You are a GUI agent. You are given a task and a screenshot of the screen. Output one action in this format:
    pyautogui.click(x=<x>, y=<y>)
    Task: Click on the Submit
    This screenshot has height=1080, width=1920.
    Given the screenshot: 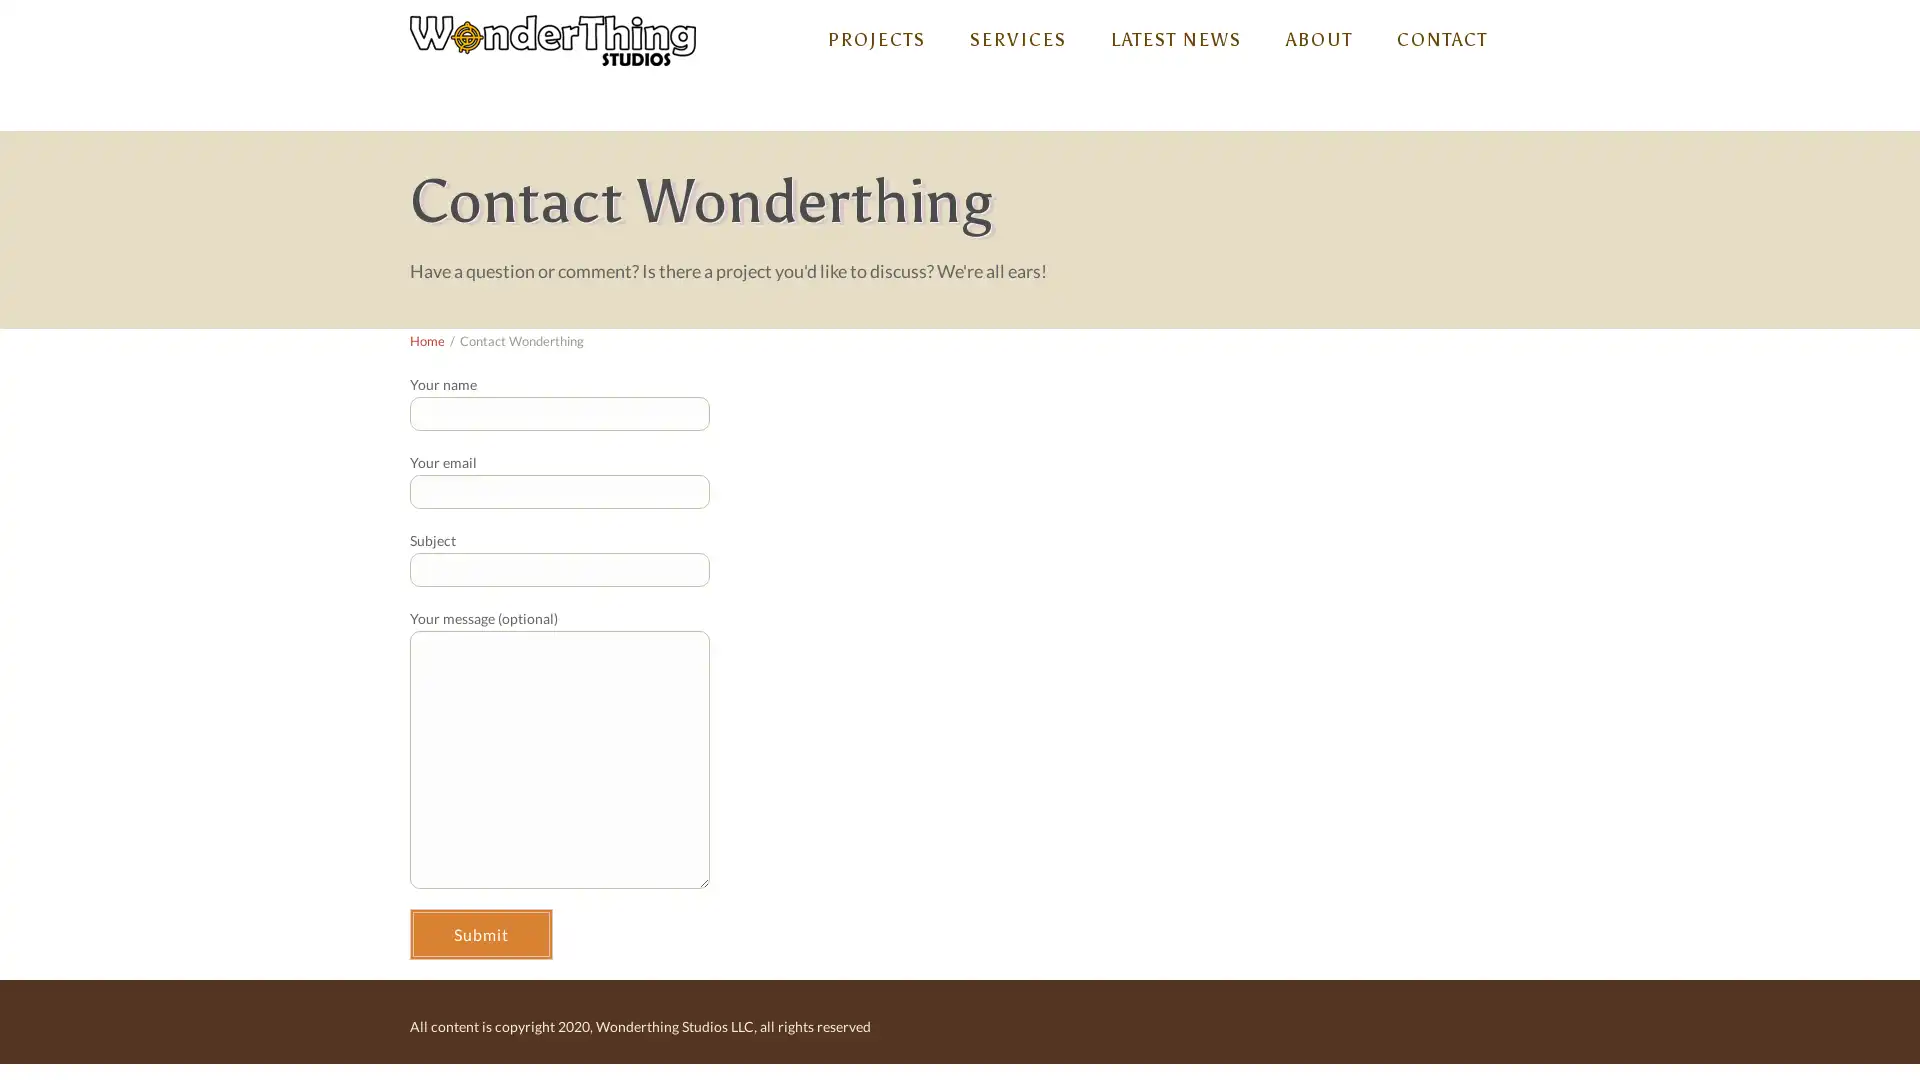 What is the action you would take?
    pyautogui.click(x=481, y=882)
    